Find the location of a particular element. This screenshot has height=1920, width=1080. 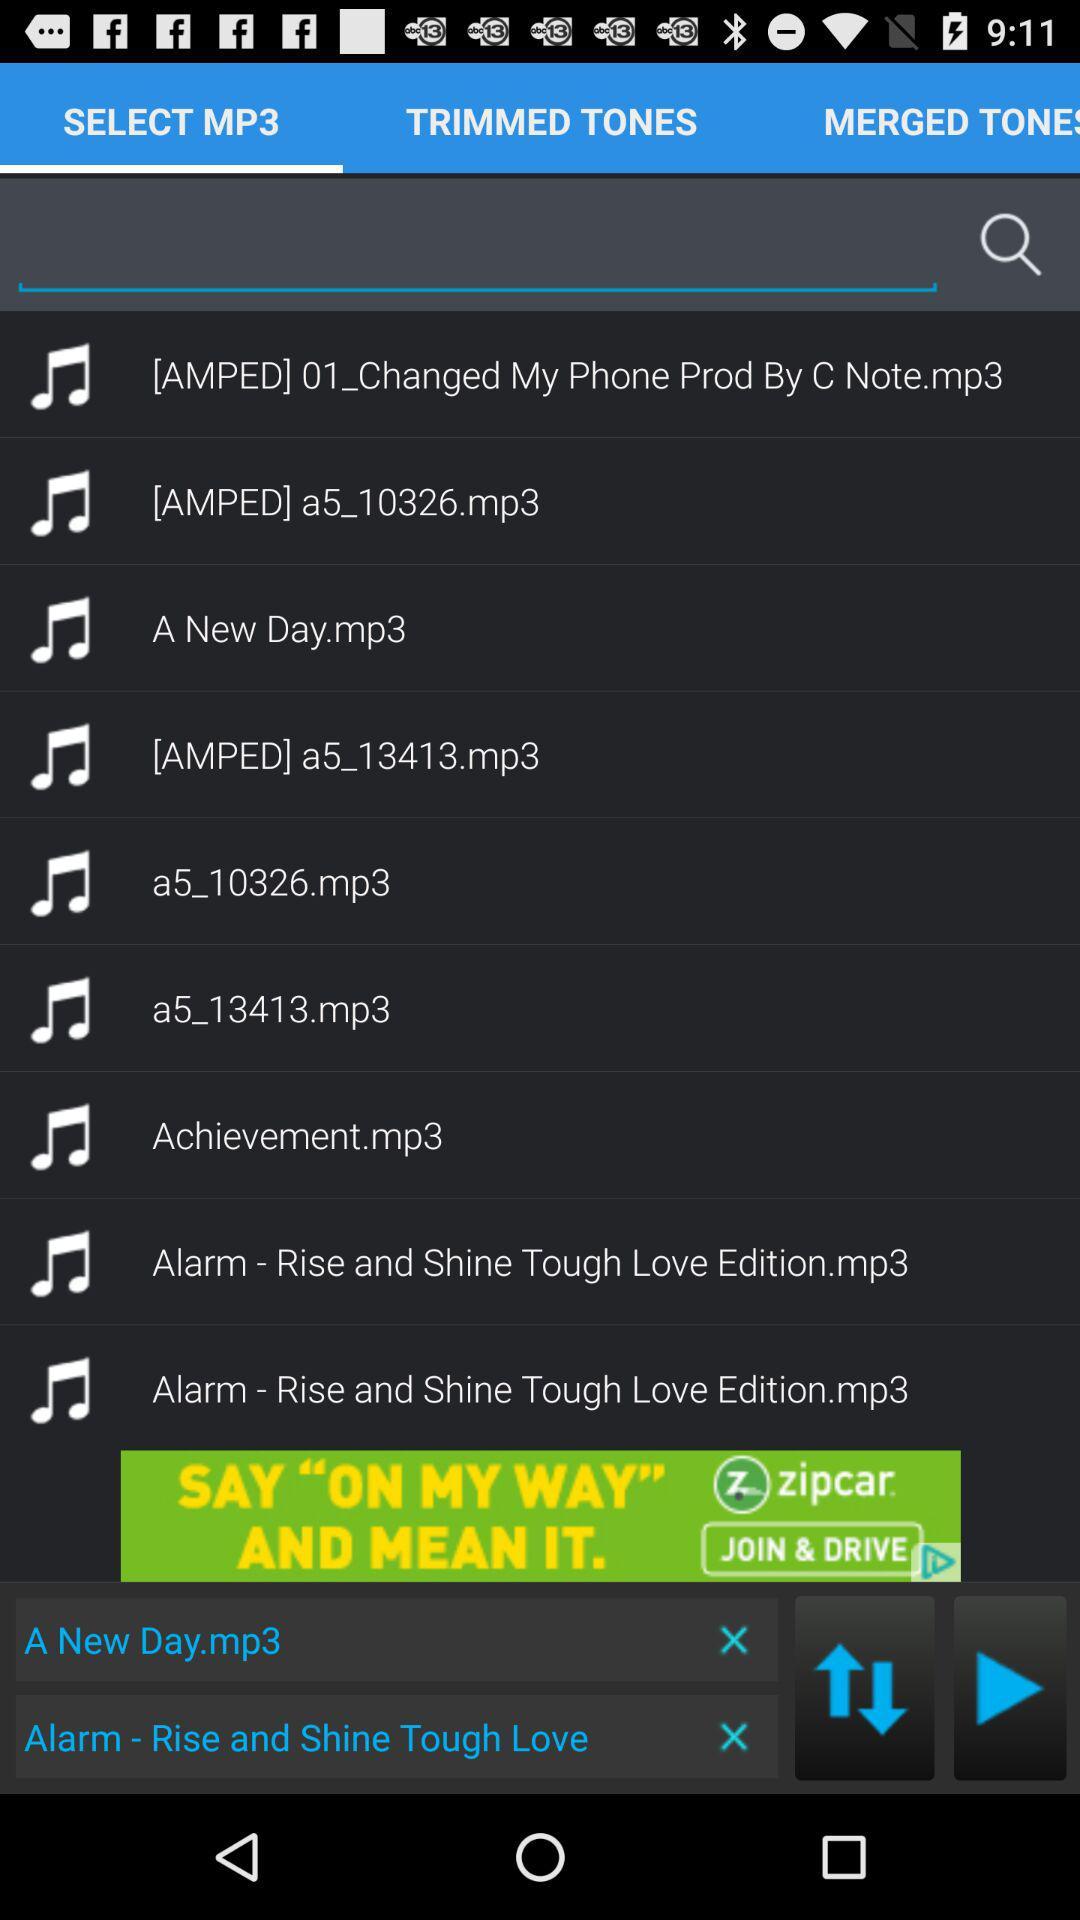

the close button is located at coordinates (735, 1735).